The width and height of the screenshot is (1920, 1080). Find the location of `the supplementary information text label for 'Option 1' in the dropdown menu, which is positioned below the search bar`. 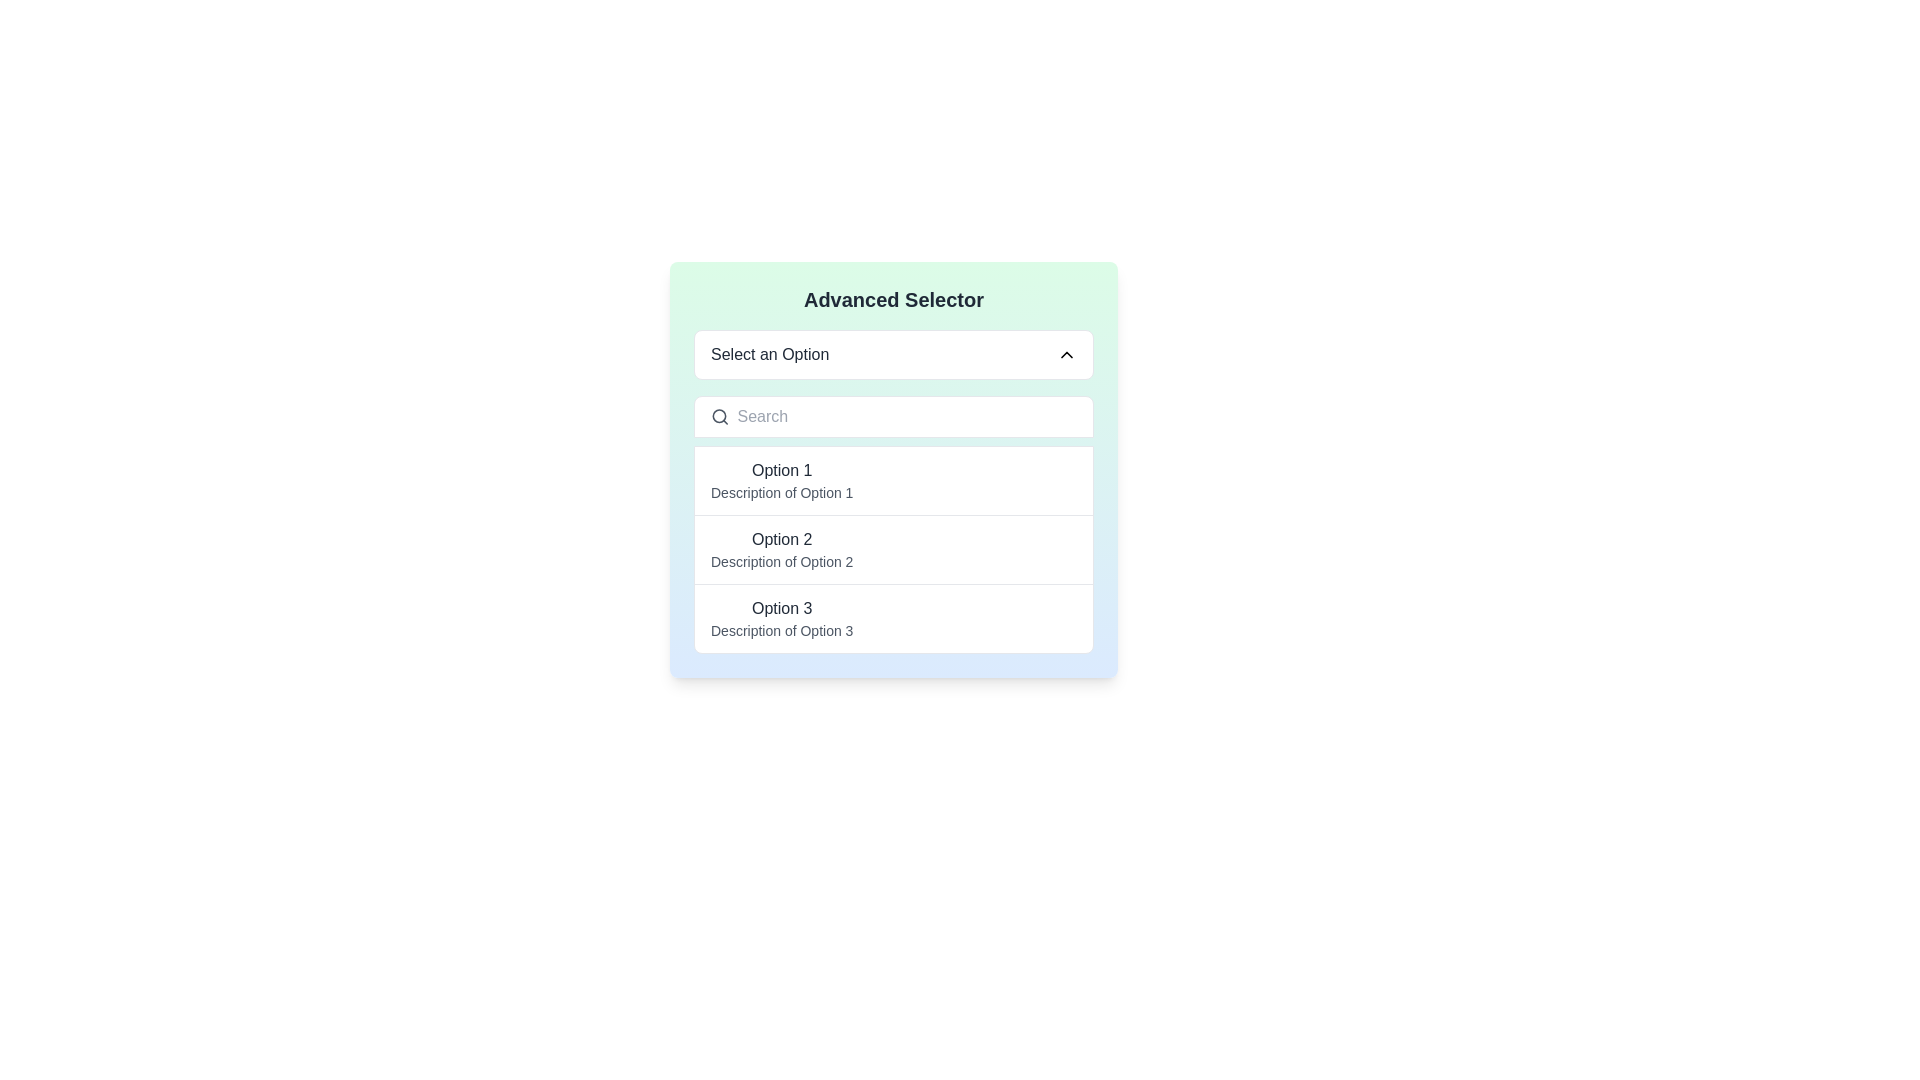

the supplementary information text label for 'Option 1' in the dropdown menu, which is positioned below the search bar is located at coordinates (781, 493).